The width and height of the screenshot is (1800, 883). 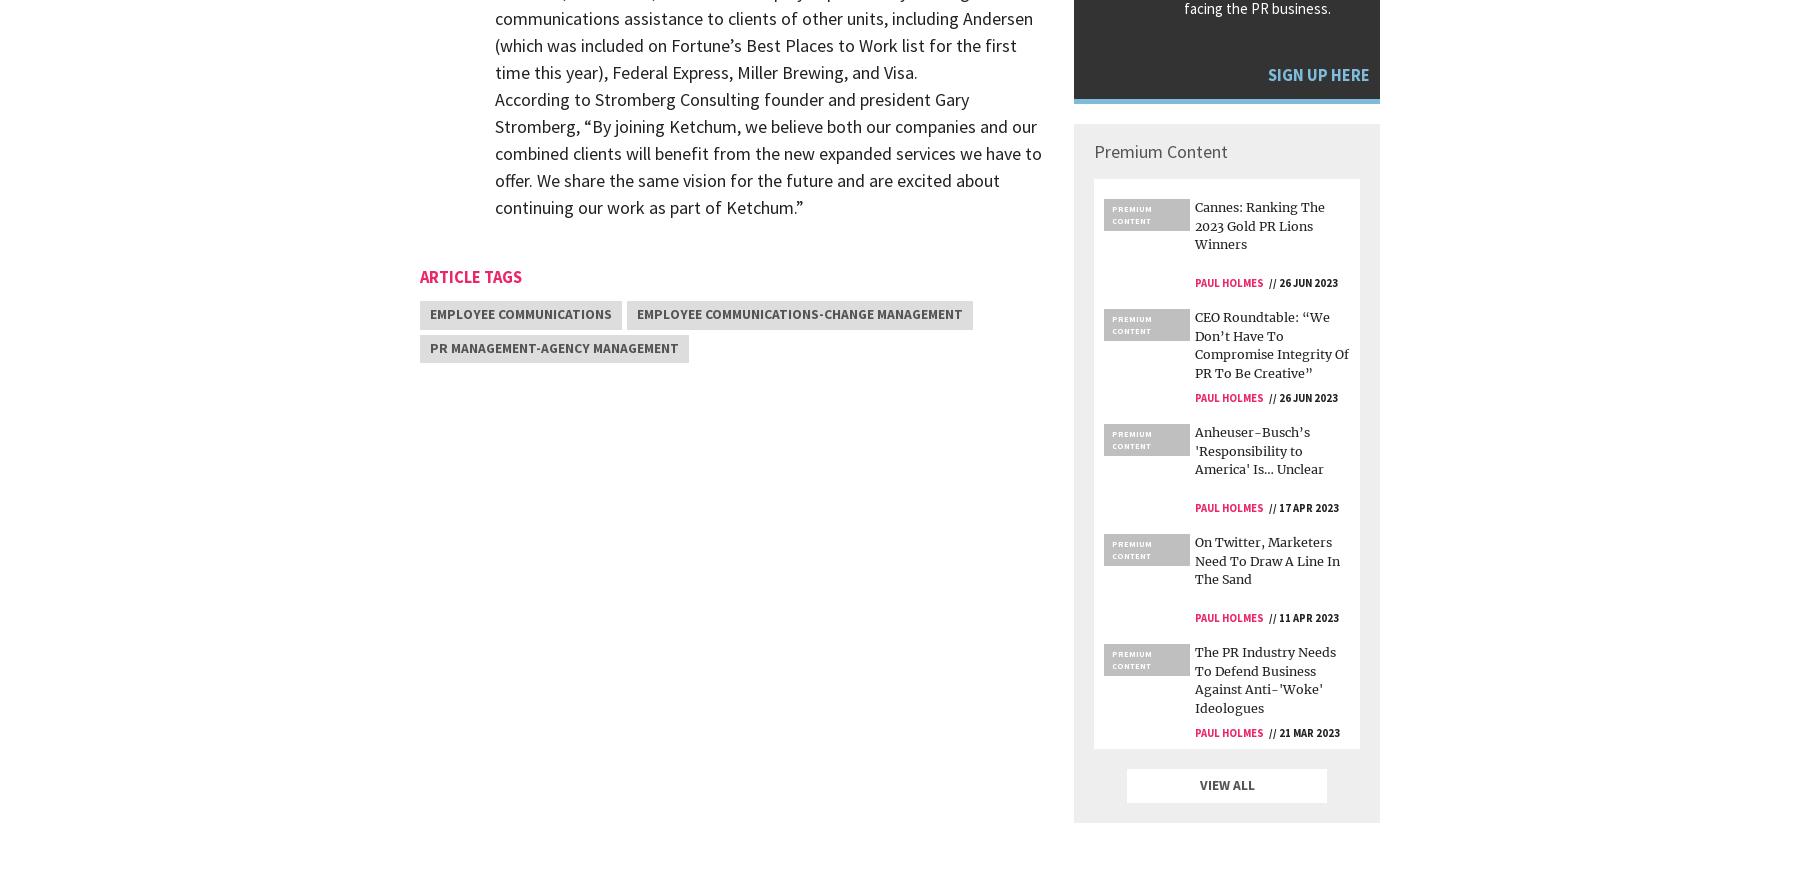 What do you see at coordinates (1260, 225) in the screenshot?
I see `'Cannes: Ranking The 2023 Gold PR Lions Winners'` at bounding box center [1260, 225].